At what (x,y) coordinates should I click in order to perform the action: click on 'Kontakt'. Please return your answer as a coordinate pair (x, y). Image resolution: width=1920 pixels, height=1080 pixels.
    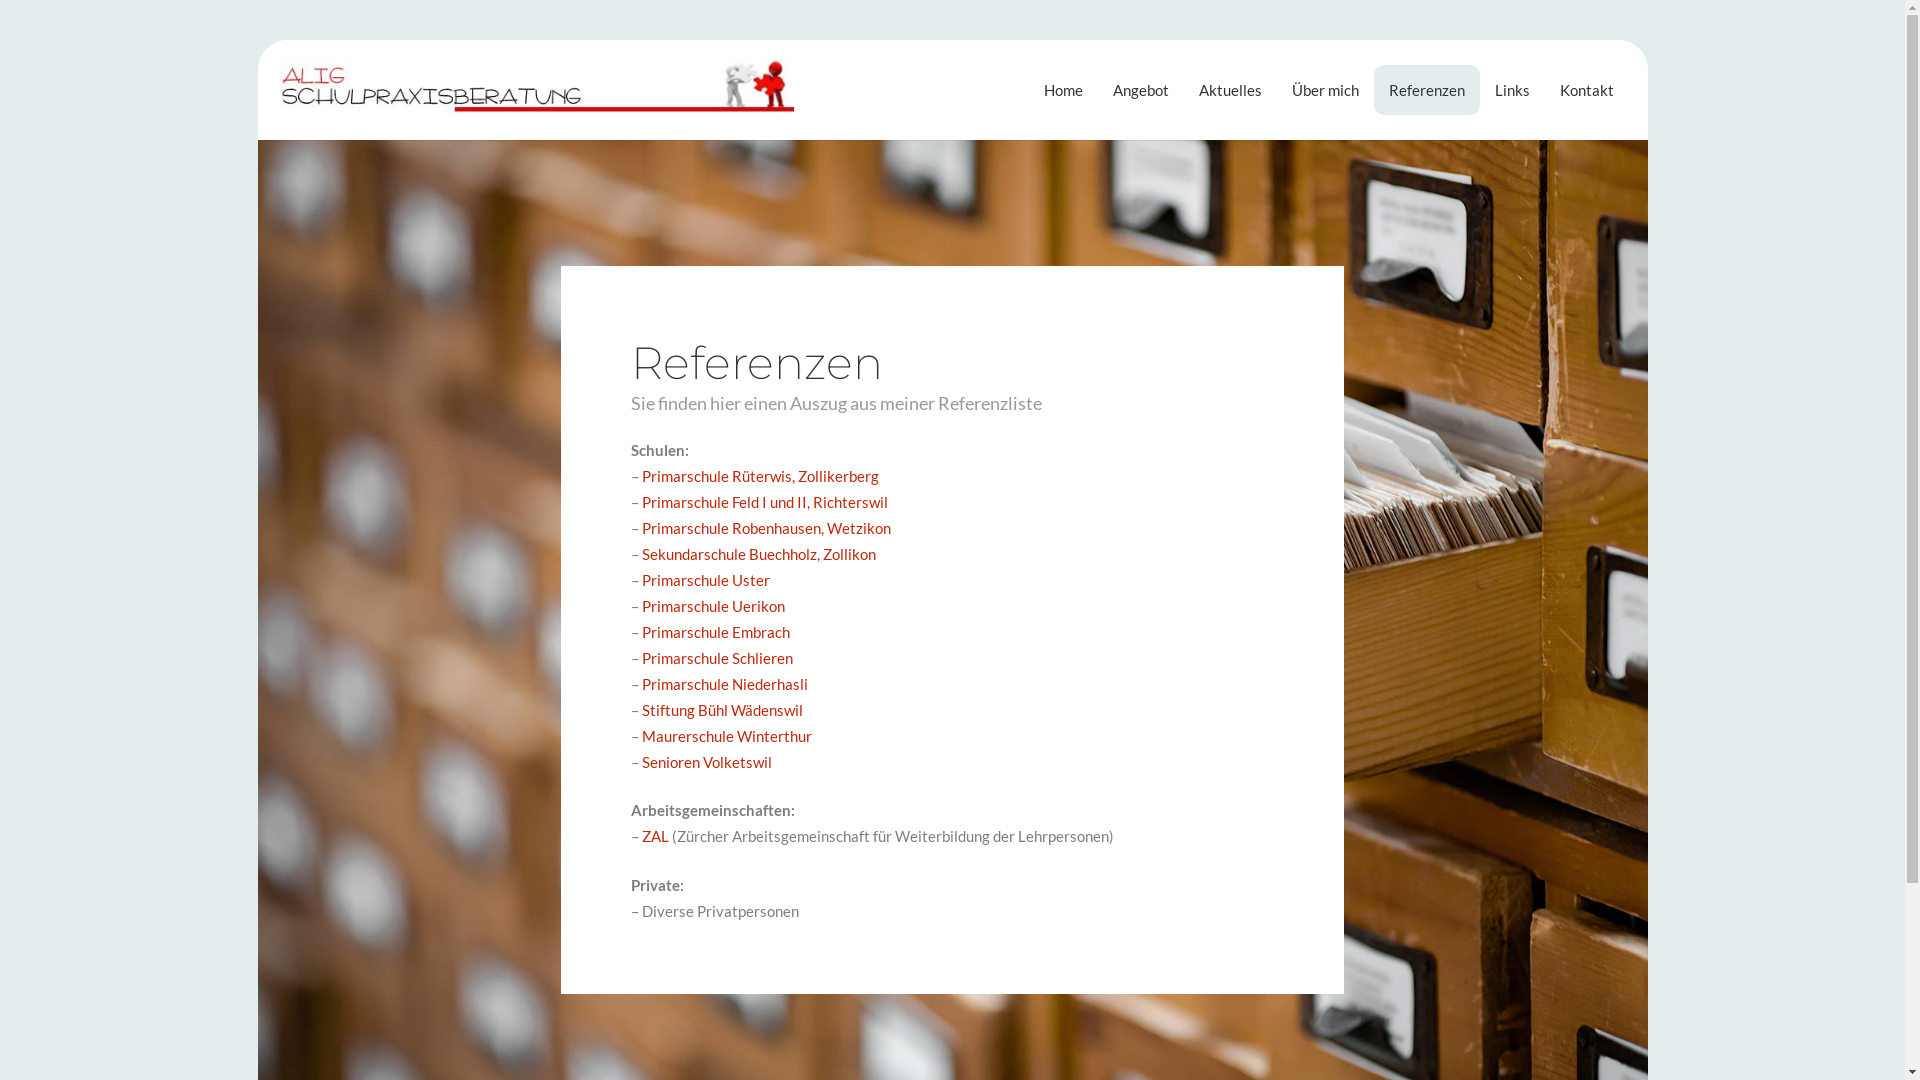
    Looking at the image, I should click on (1586, 88).